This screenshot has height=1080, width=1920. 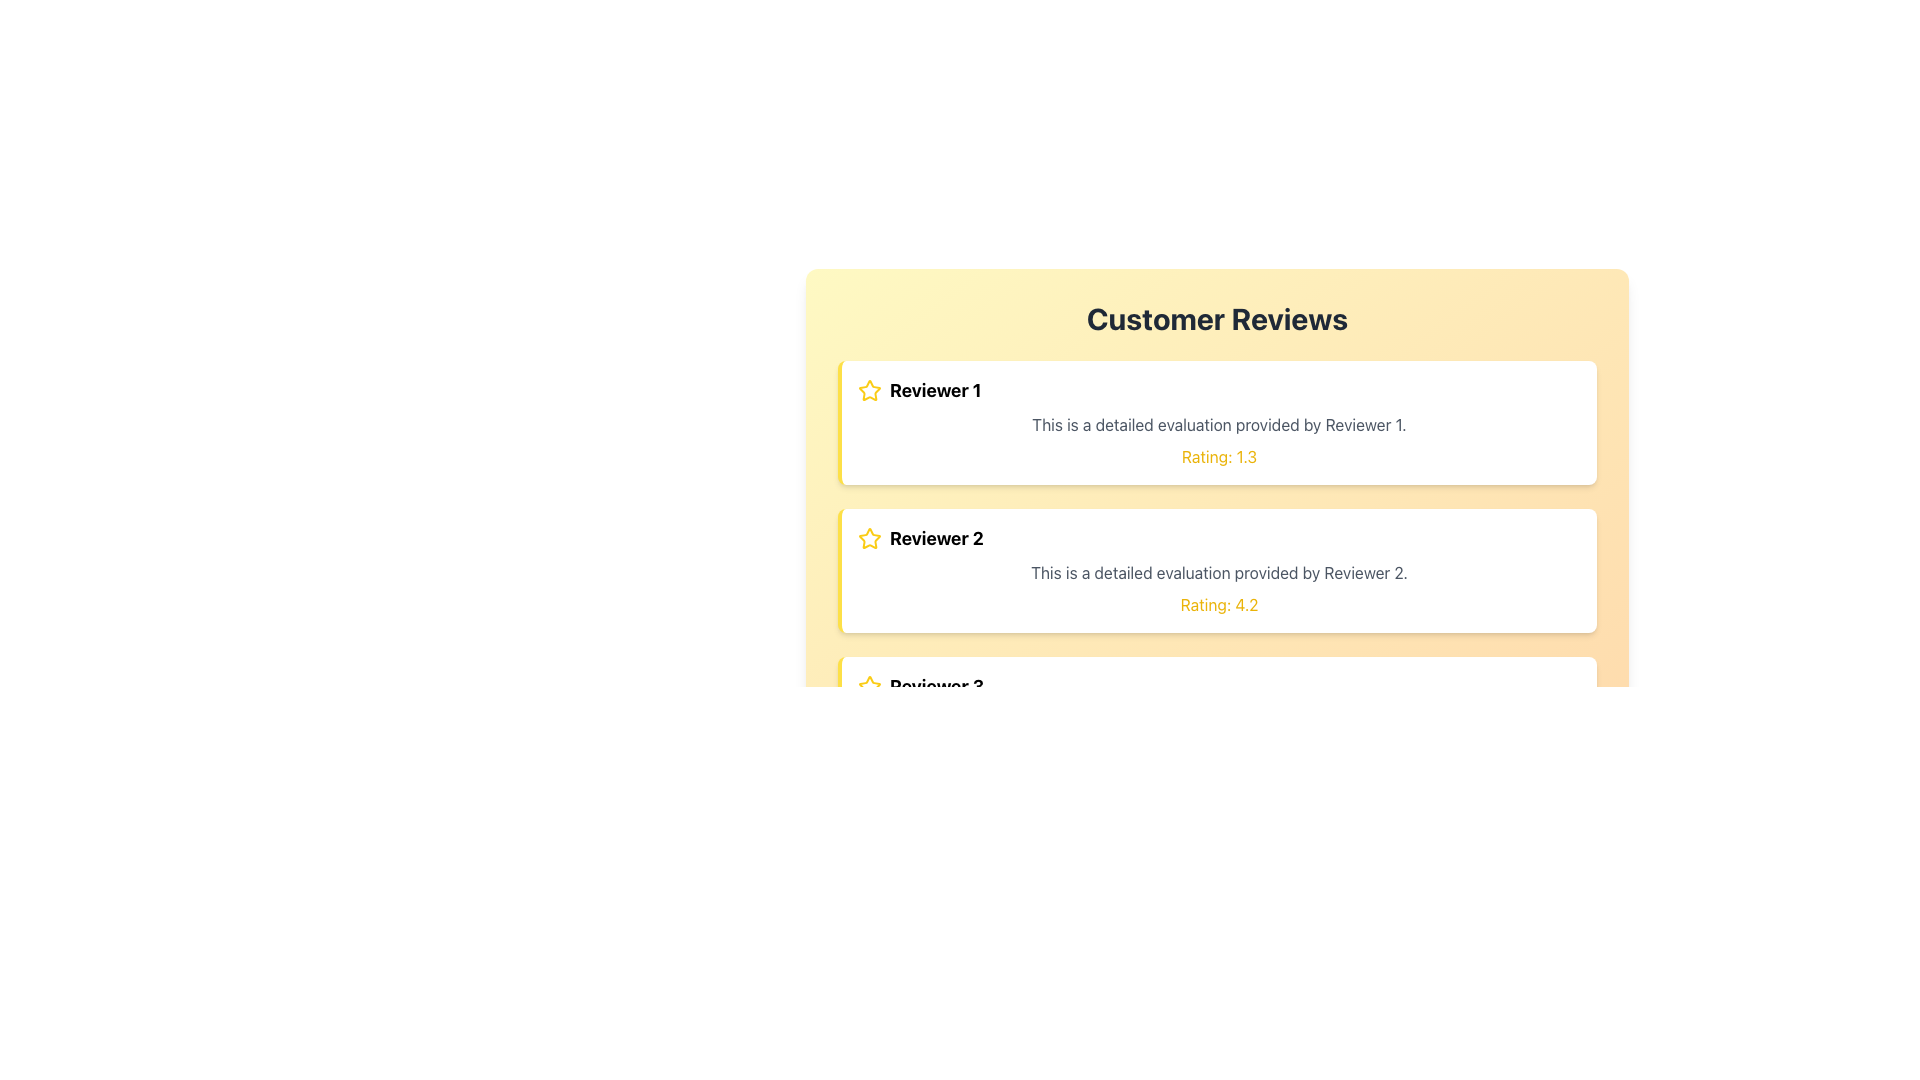 What do you see at coordinates (869, 390) in the screenshot?
I see `the star icon representing a rating indicator located to the left of the text 'Reviewer 1' in the first review section` at bounding box center [869, 390].